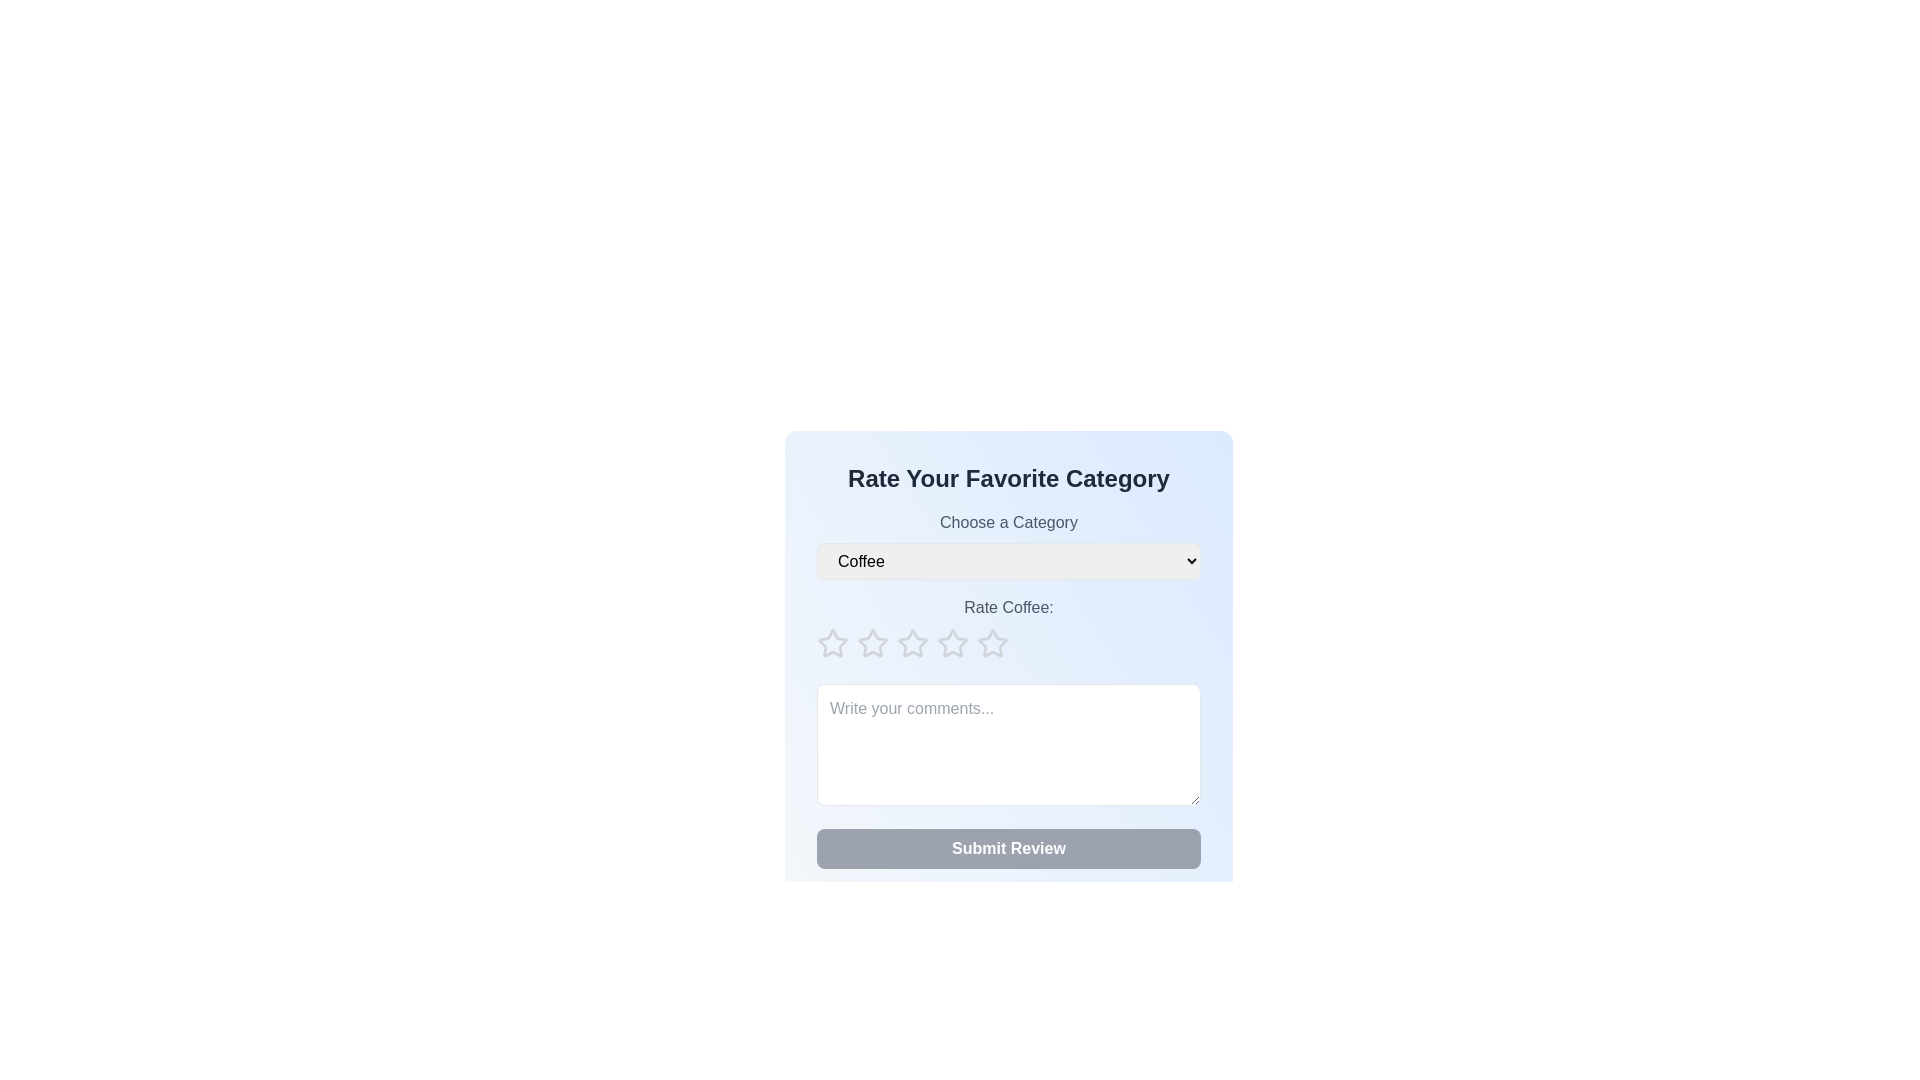  What do you see at coordinates (1008, 544) in the screenshot?
I see `an option from the dropdown menu labeled 'Choose a Category', currently displaying 'Coffee'` at bounding box center [1008, 544].